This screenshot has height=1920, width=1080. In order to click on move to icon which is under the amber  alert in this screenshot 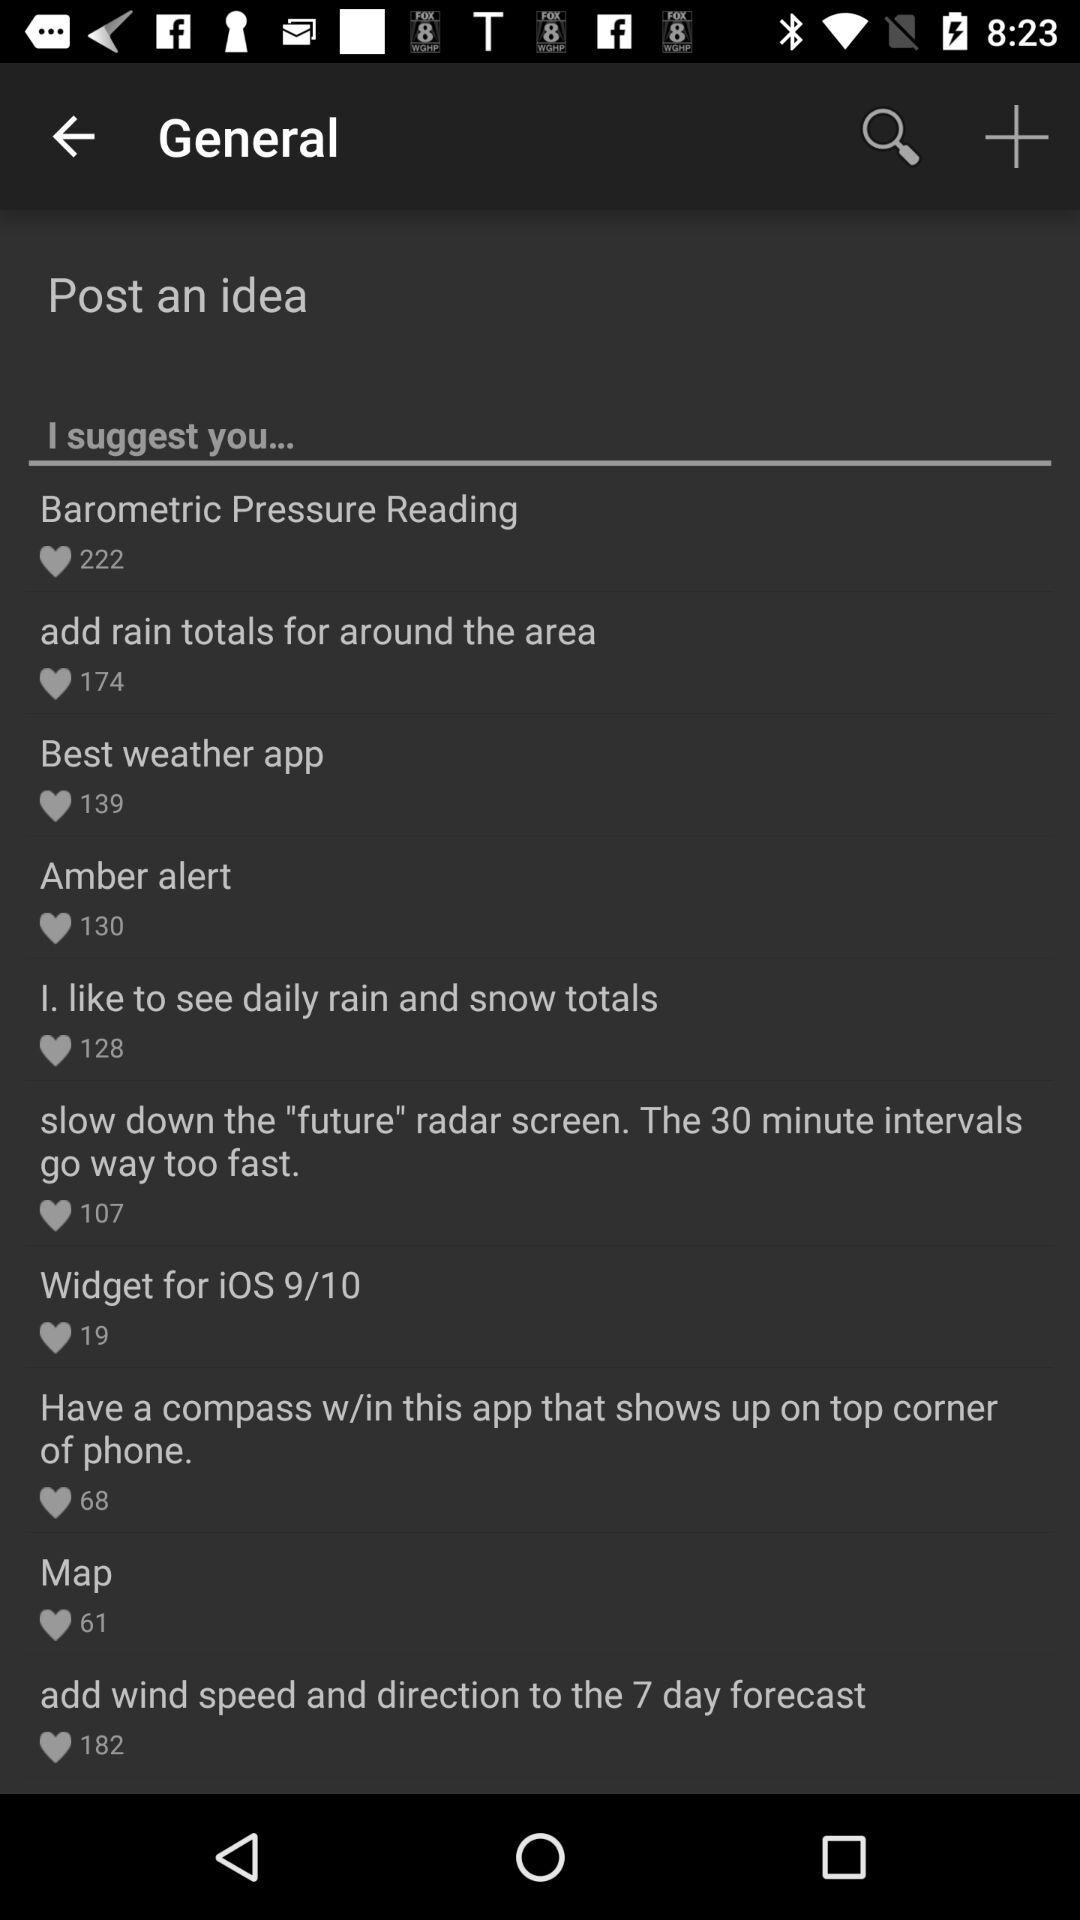, I will do `click(54, 927)`.